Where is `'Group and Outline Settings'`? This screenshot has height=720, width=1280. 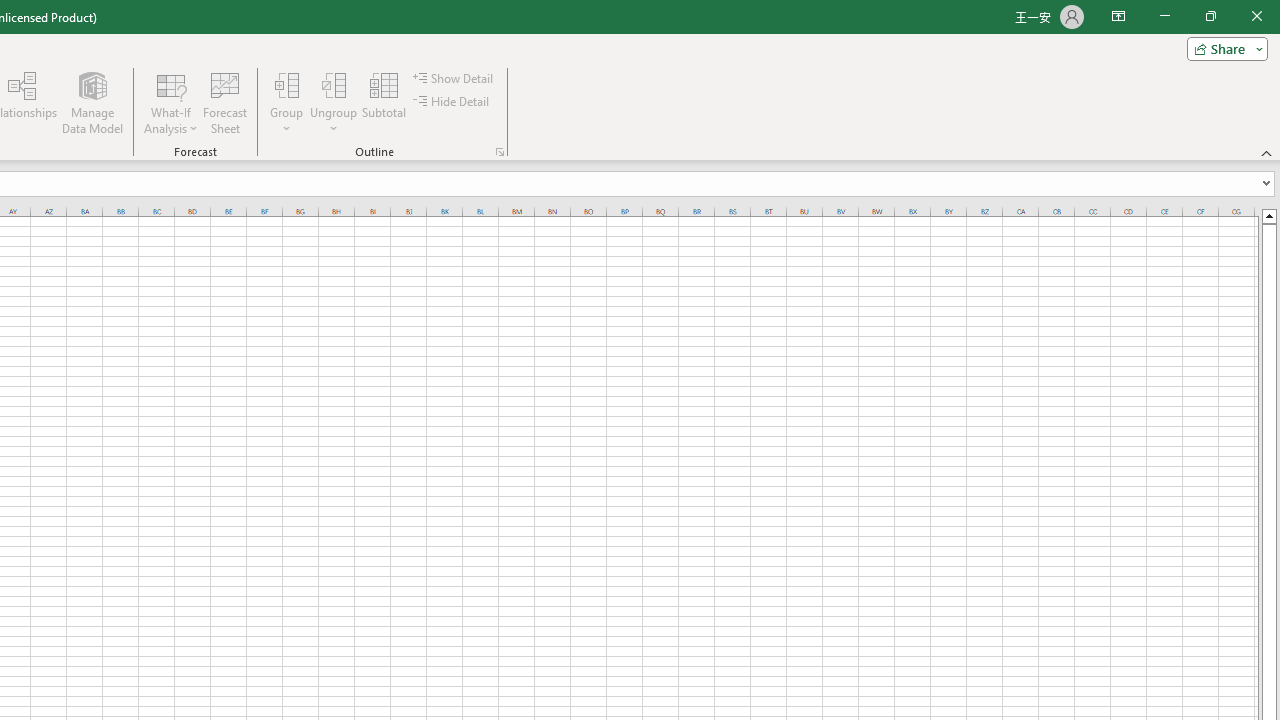
'Group and Outline Settings' is located at coordinates (499, 150).